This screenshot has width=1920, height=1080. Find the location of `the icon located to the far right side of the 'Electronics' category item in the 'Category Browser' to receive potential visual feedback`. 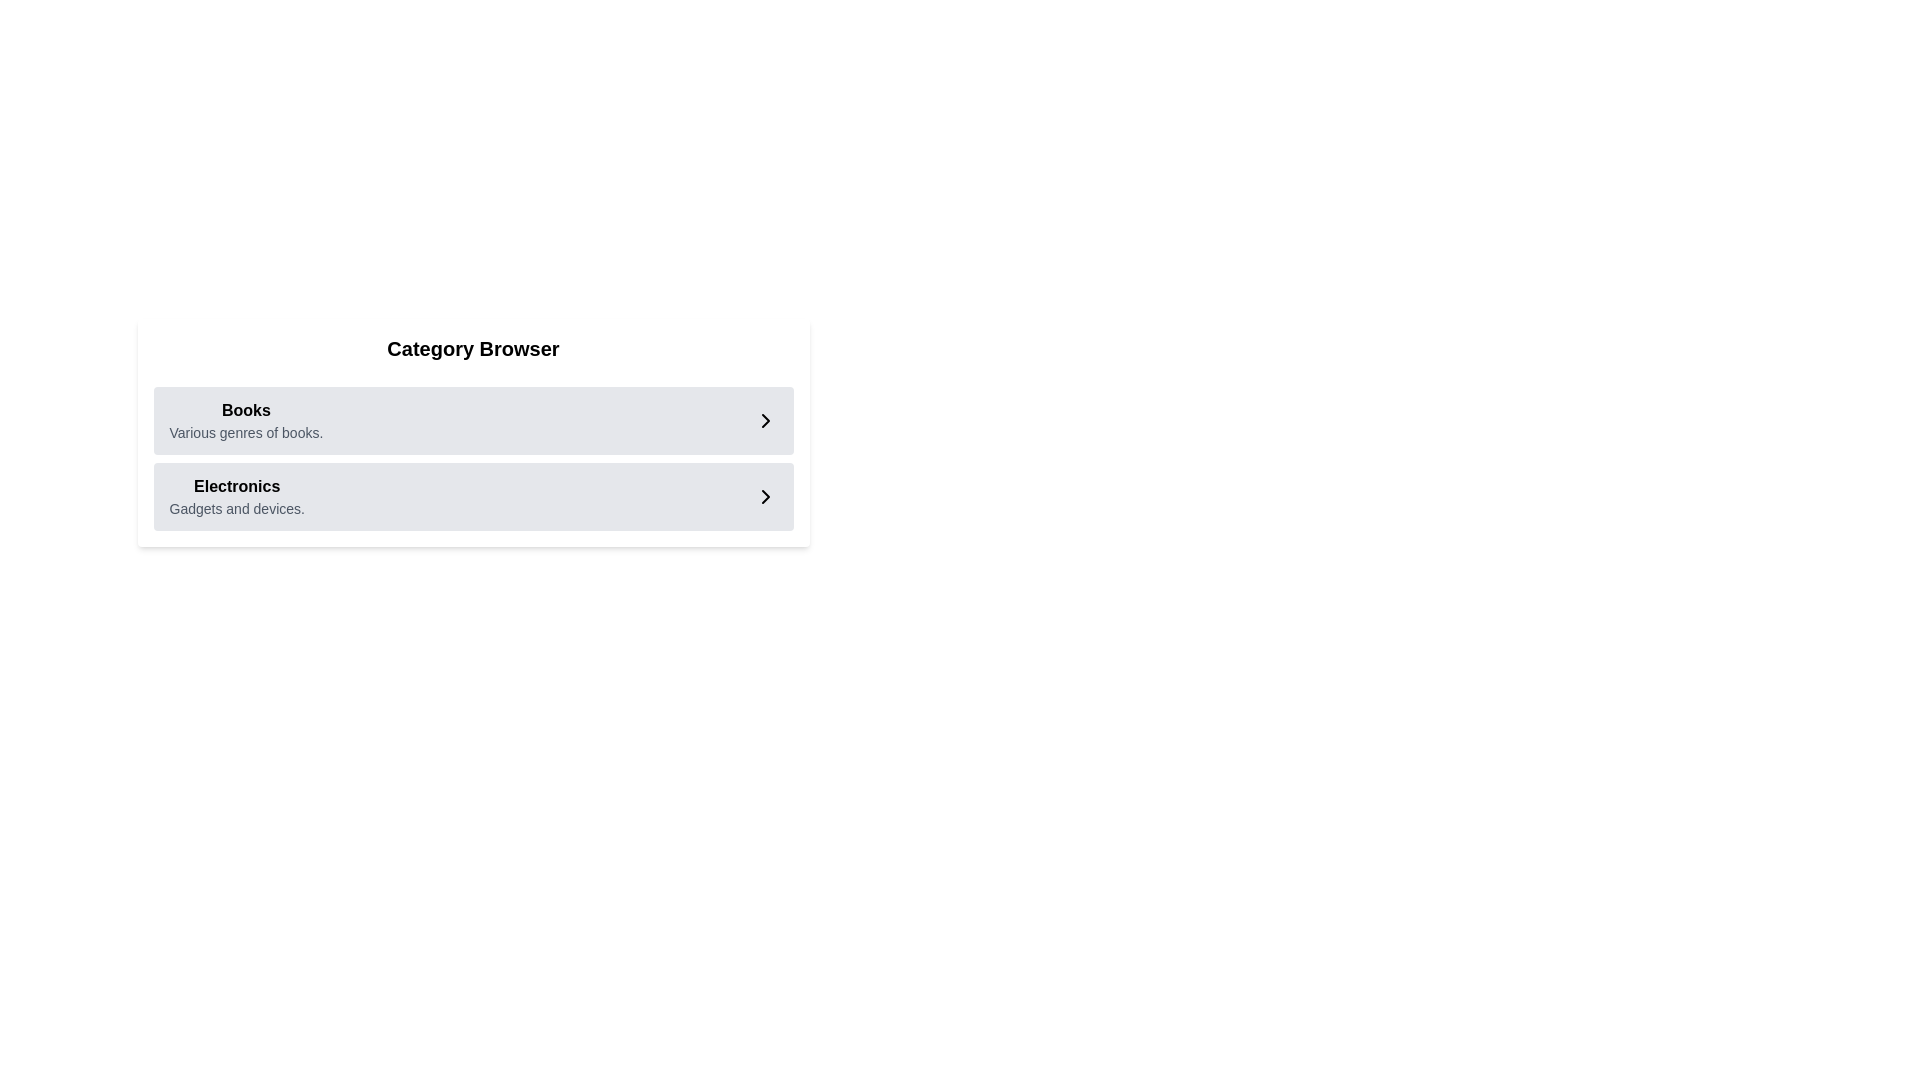

the icon located to the far right side of the 'Electronics' category item in the 'Category Browser' to receive potential visual feedback is located at coordinates (764, 496).